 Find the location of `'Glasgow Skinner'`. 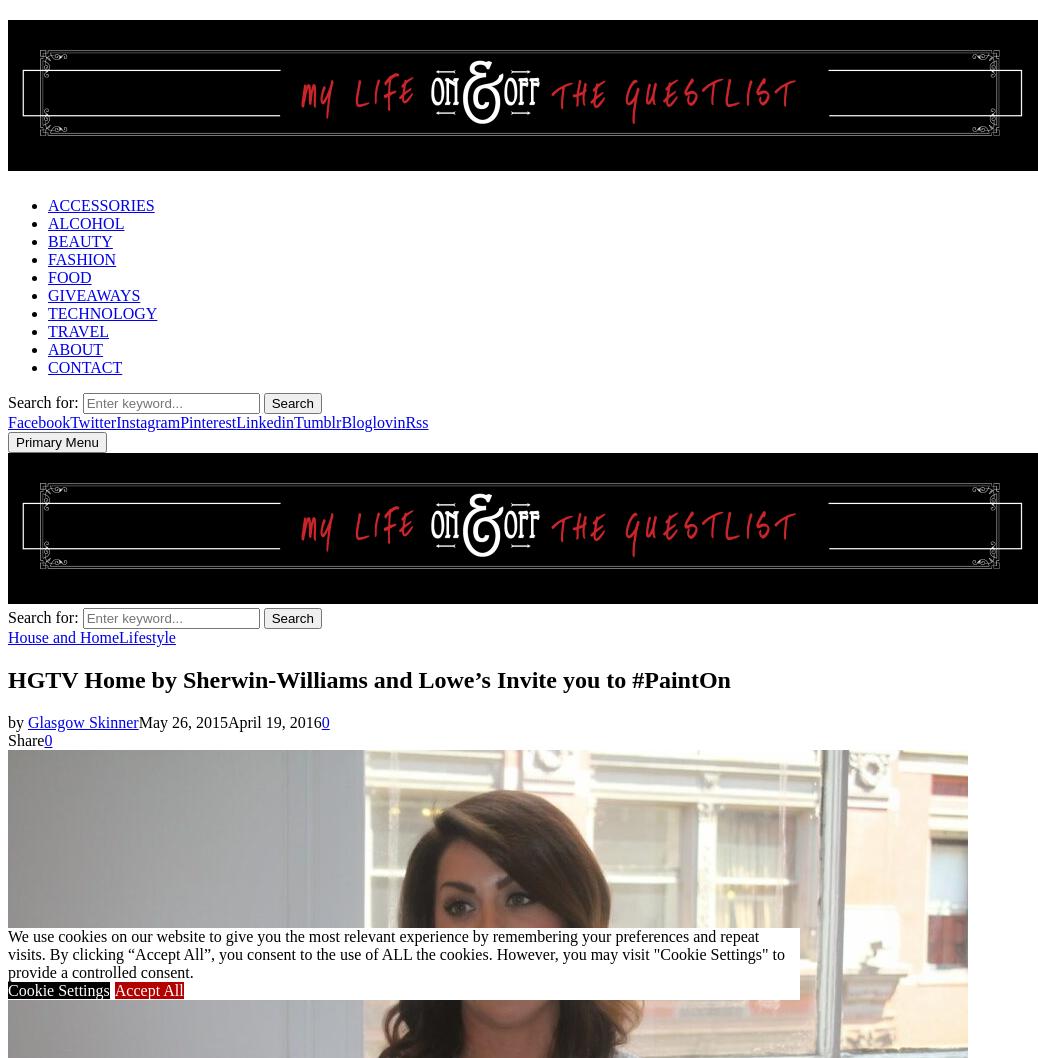

'Glasgow Skinner' is located at coordinates (82, 721).